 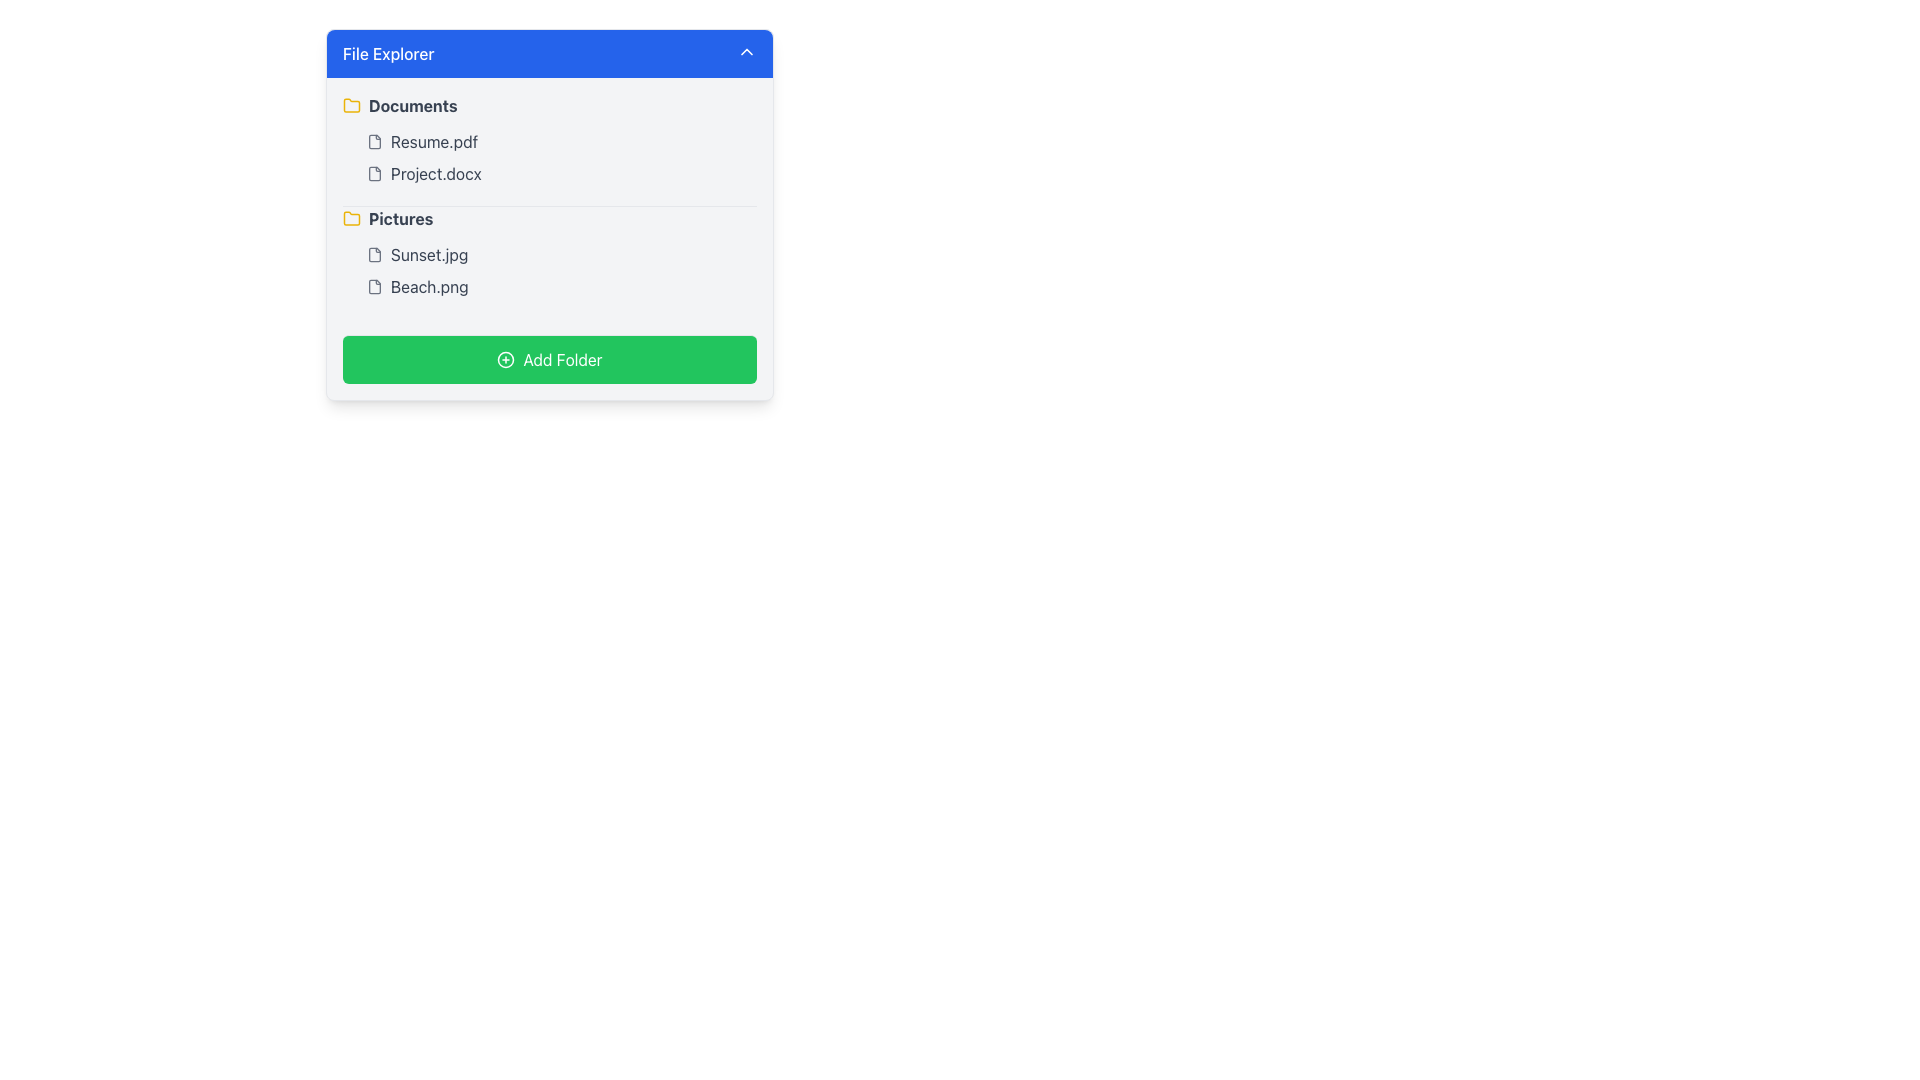 I want to click on the folder icon representing the 'Pictures' section within the file explorer, located to the left of the text 'Pictures', so click(x=351, y=218).